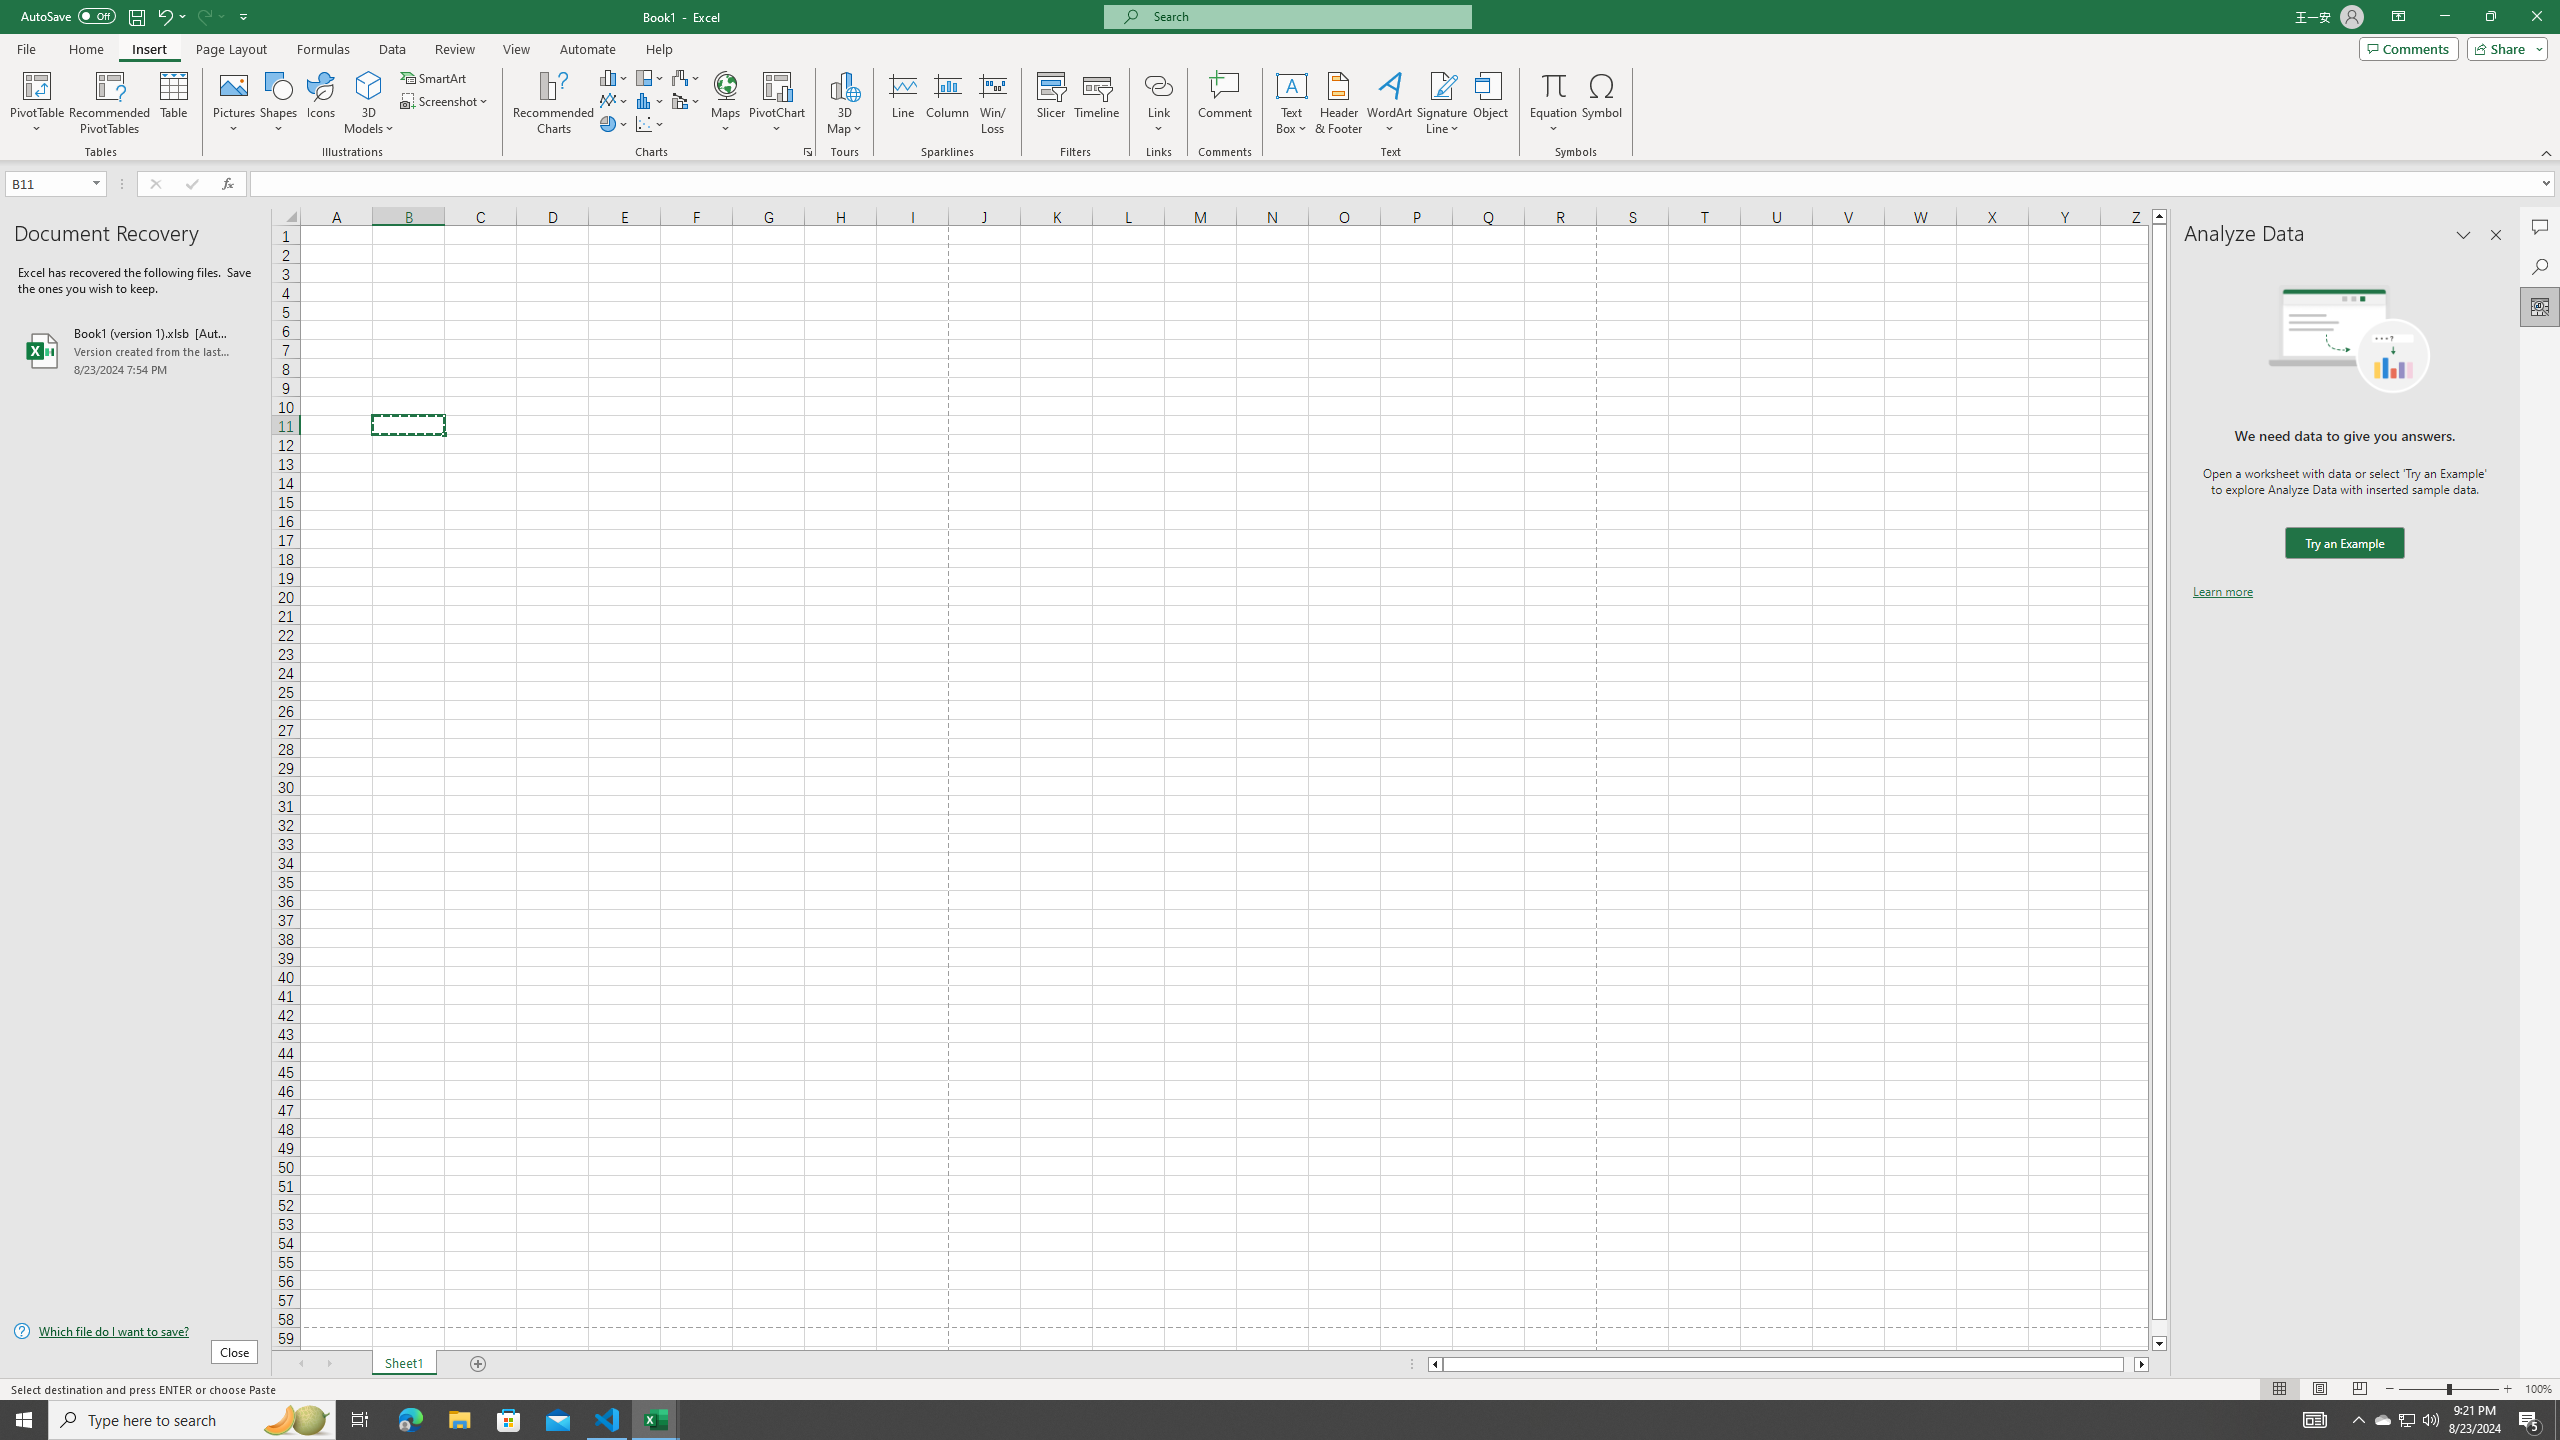  I want to click on 'Symbol...', so click(1602, 103).